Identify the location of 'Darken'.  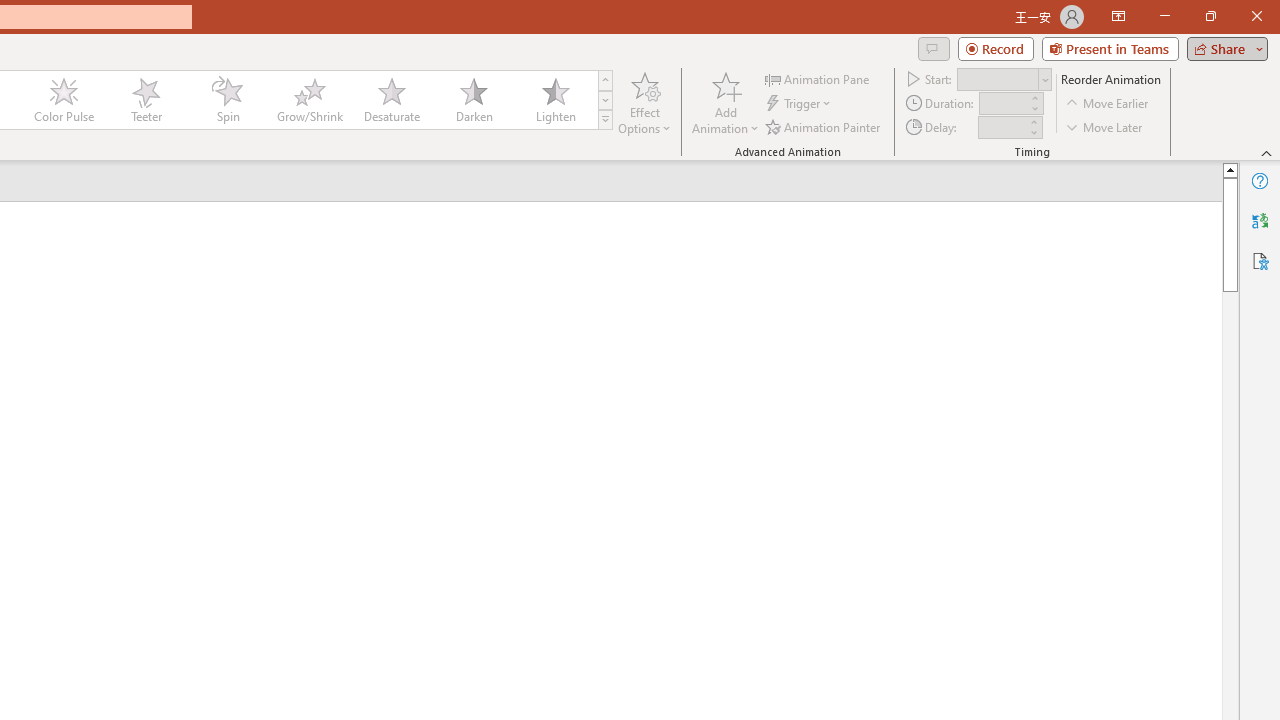
(472, 100).